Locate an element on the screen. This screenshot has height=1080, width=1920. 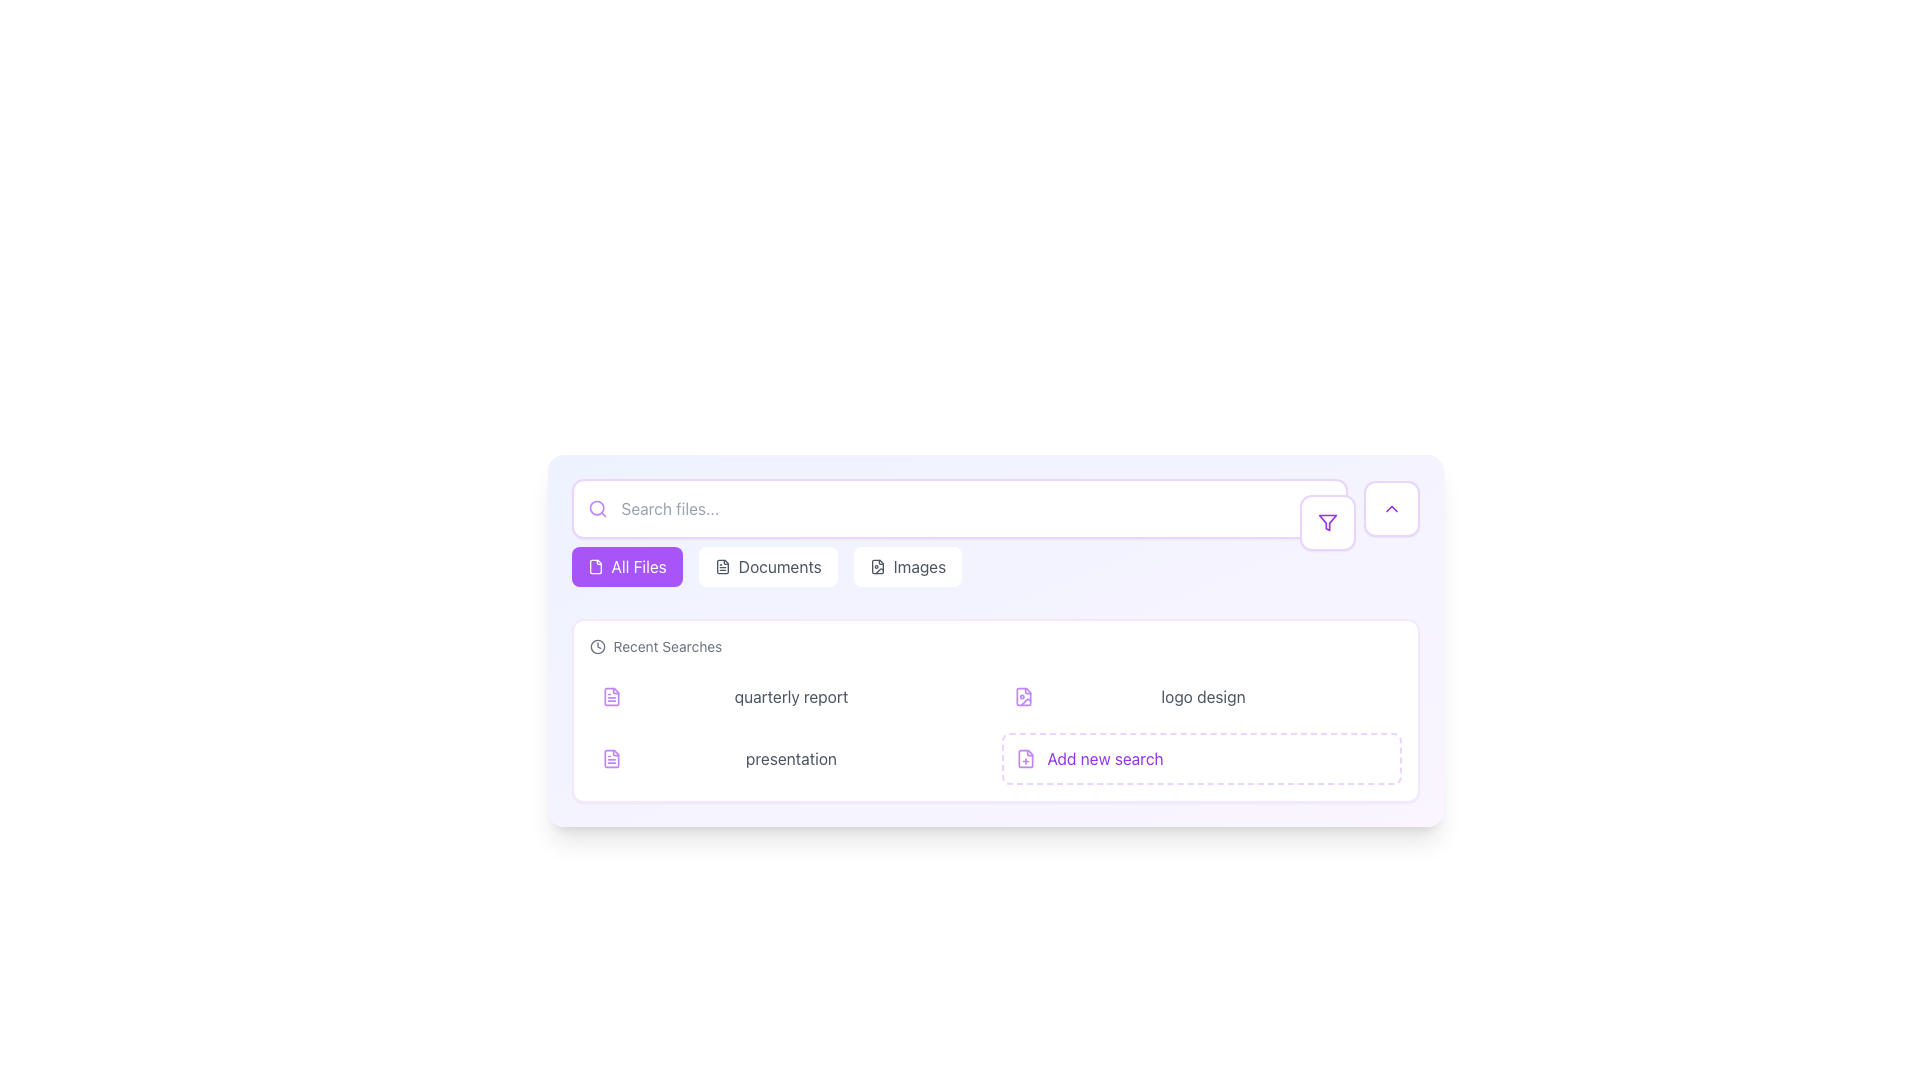
the small circular clock icon, which is styled in a minimalist outlined design and located to the left of the 'Recent Searches' text is located at coordinates (596, 647).